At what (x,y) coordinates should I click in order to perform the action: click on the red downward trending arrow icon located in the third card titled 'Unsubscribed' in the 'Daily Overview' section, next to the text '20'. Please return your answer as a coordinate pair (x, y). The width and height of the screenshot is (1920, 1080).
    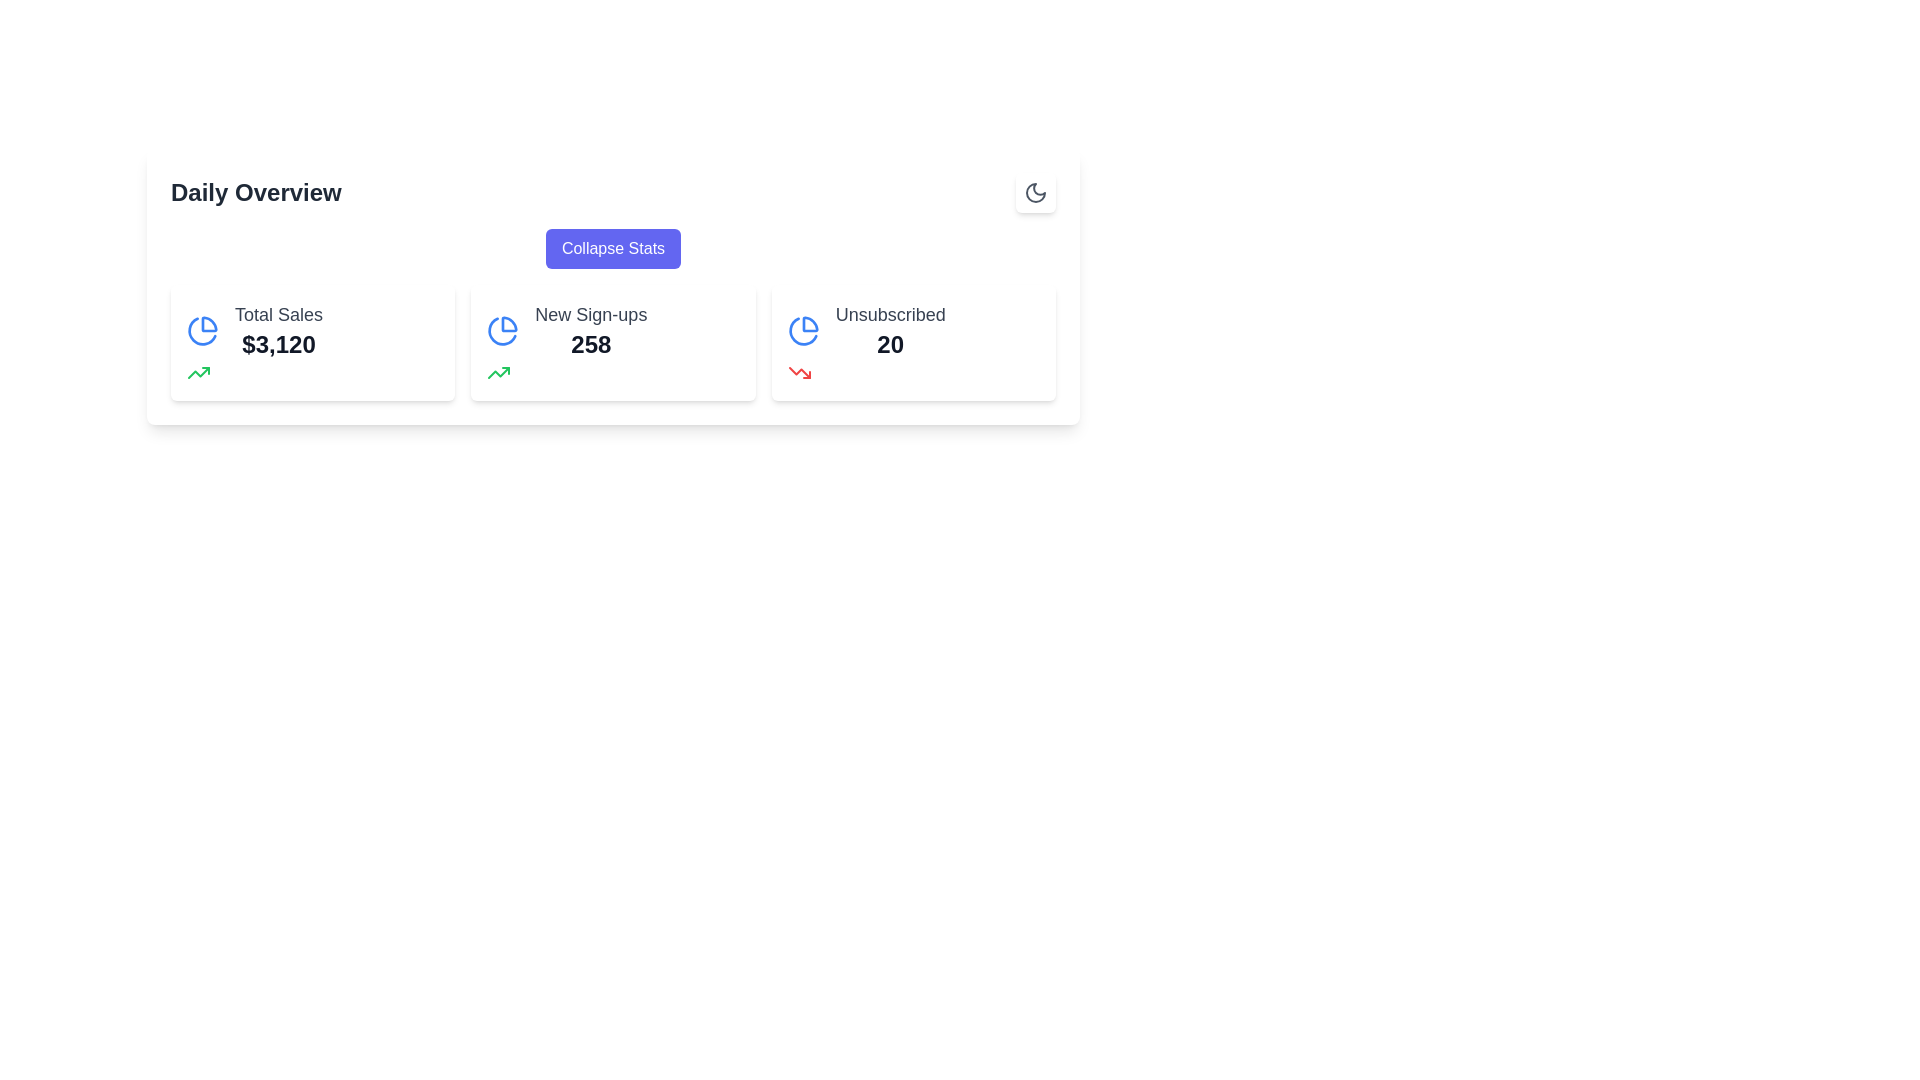
    Looking at the image, I should click on (798, 373).